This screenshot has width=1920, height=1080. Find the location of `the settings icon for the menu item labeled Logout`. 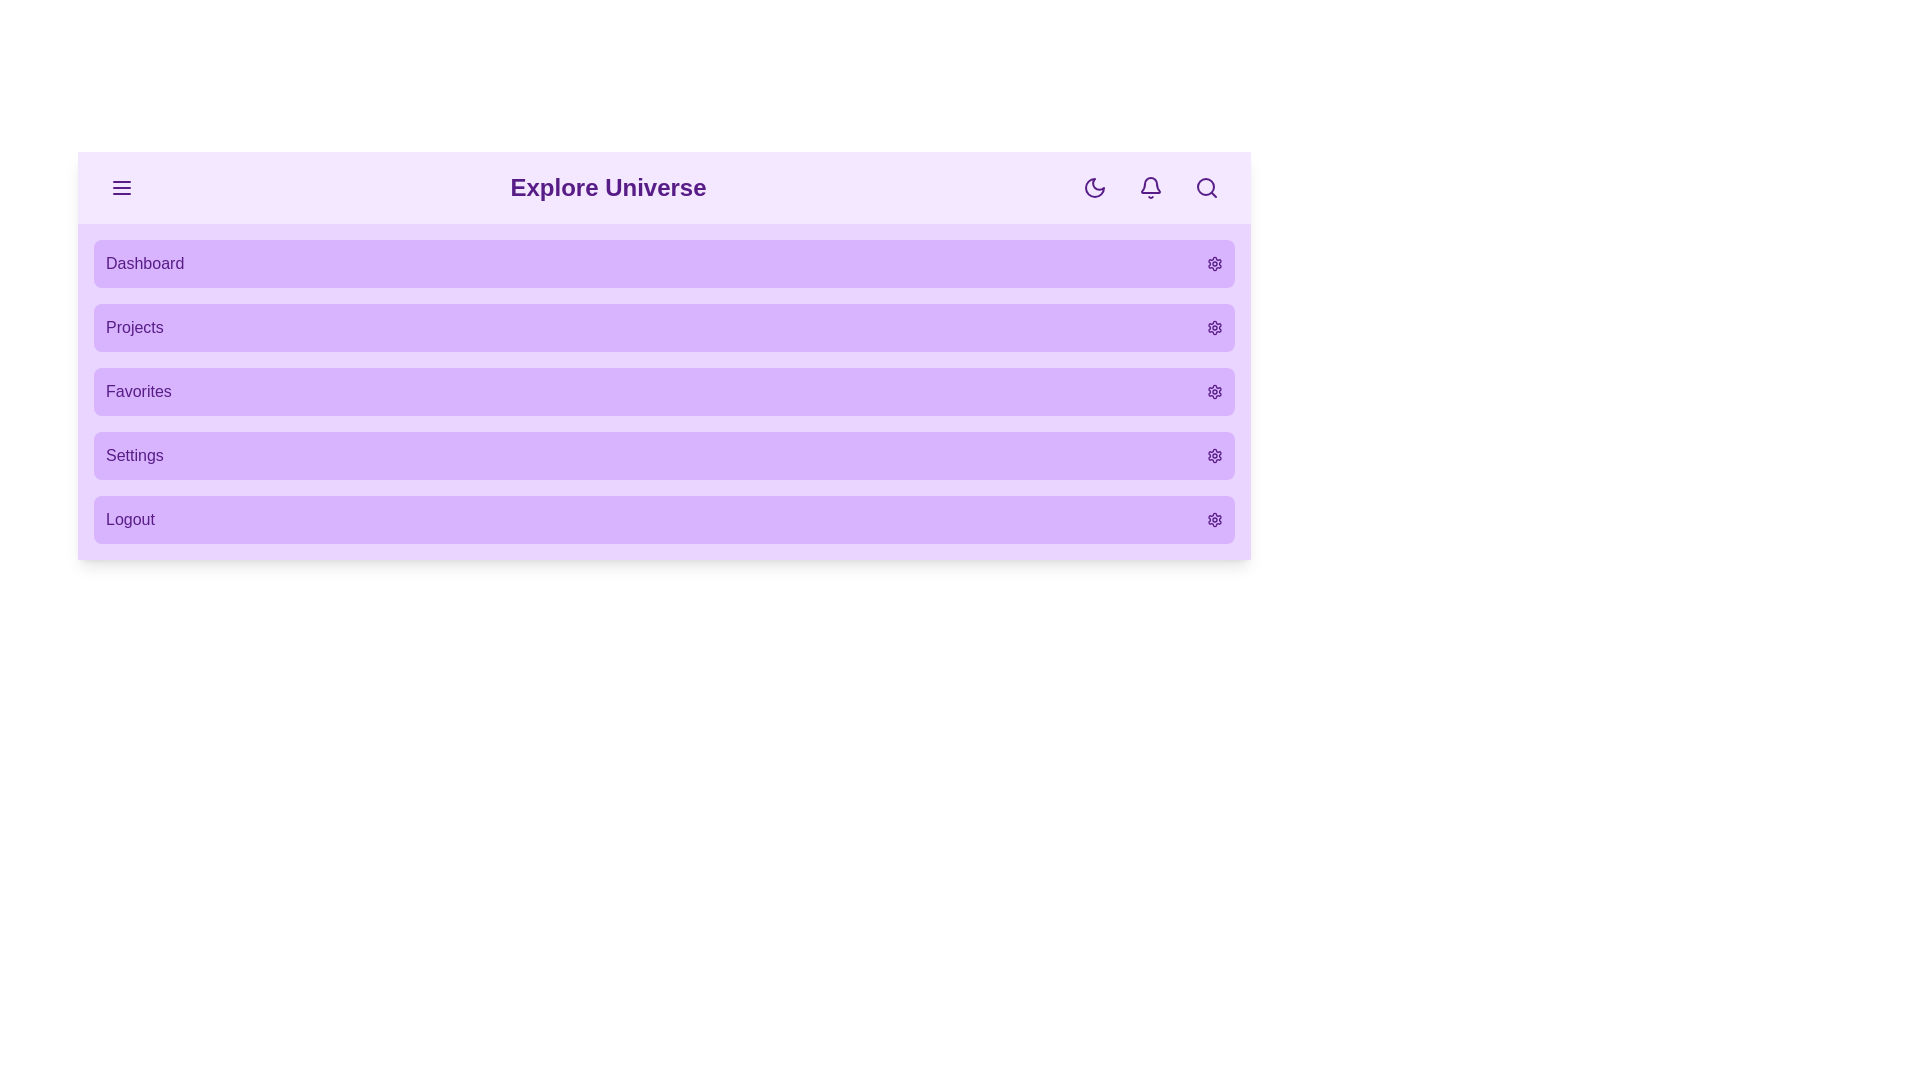

the settings icon for the menu item labeled Logout is located at coordinates (1213, 519).